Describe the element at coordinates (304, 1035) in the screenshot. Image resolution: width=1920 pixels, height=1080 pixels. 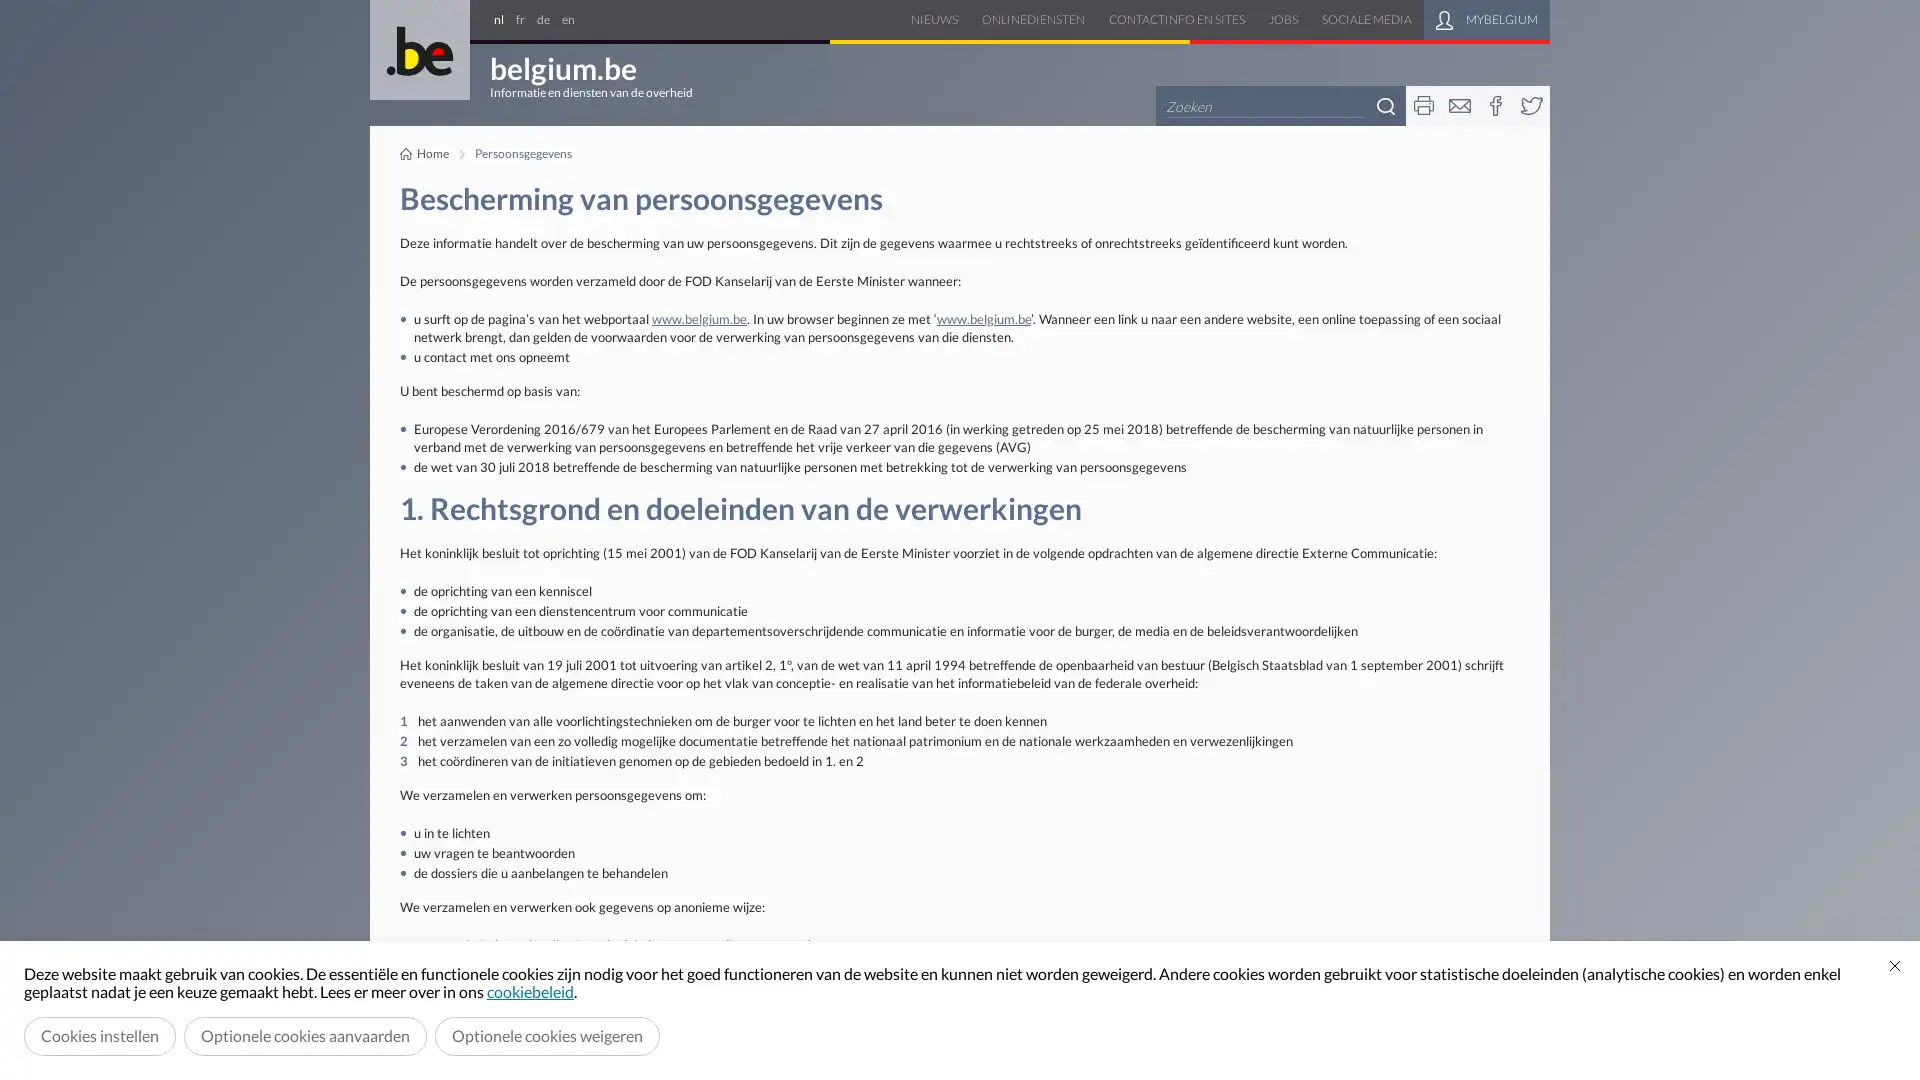
I see `Optionele cookies aanvaarden` at that location.